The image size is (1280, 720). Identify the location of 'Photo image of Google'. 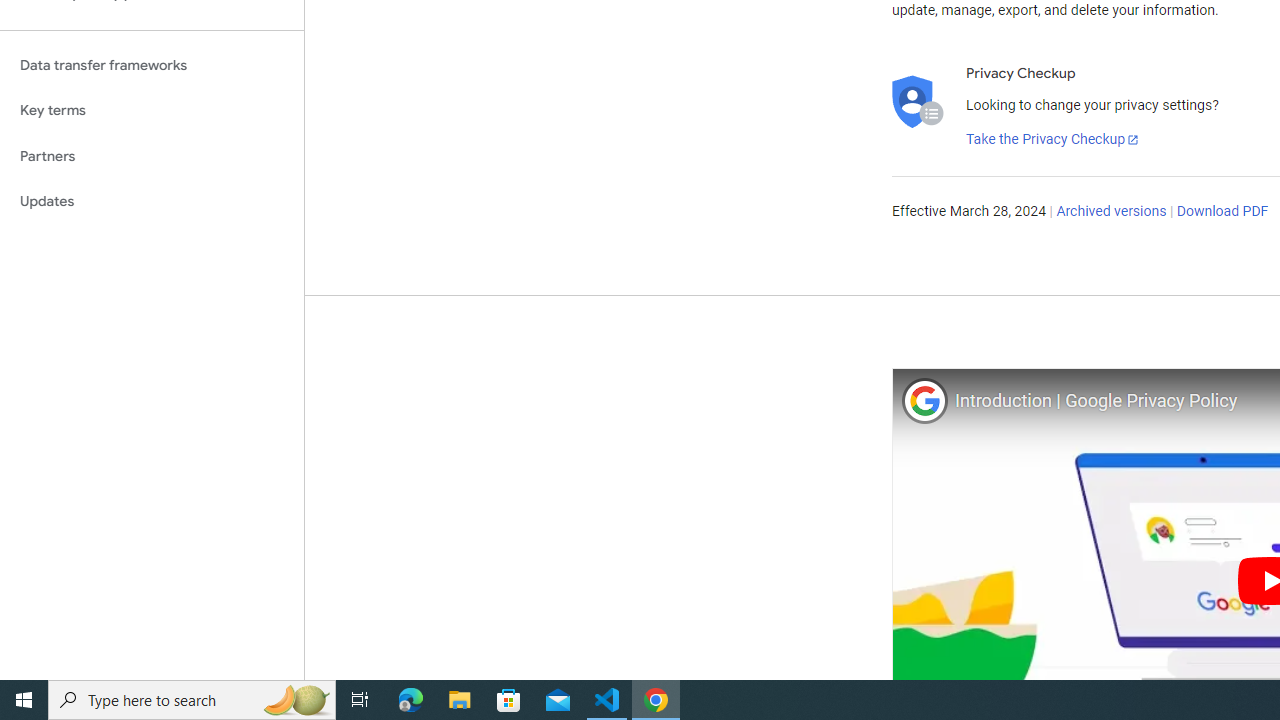
(923, 400).